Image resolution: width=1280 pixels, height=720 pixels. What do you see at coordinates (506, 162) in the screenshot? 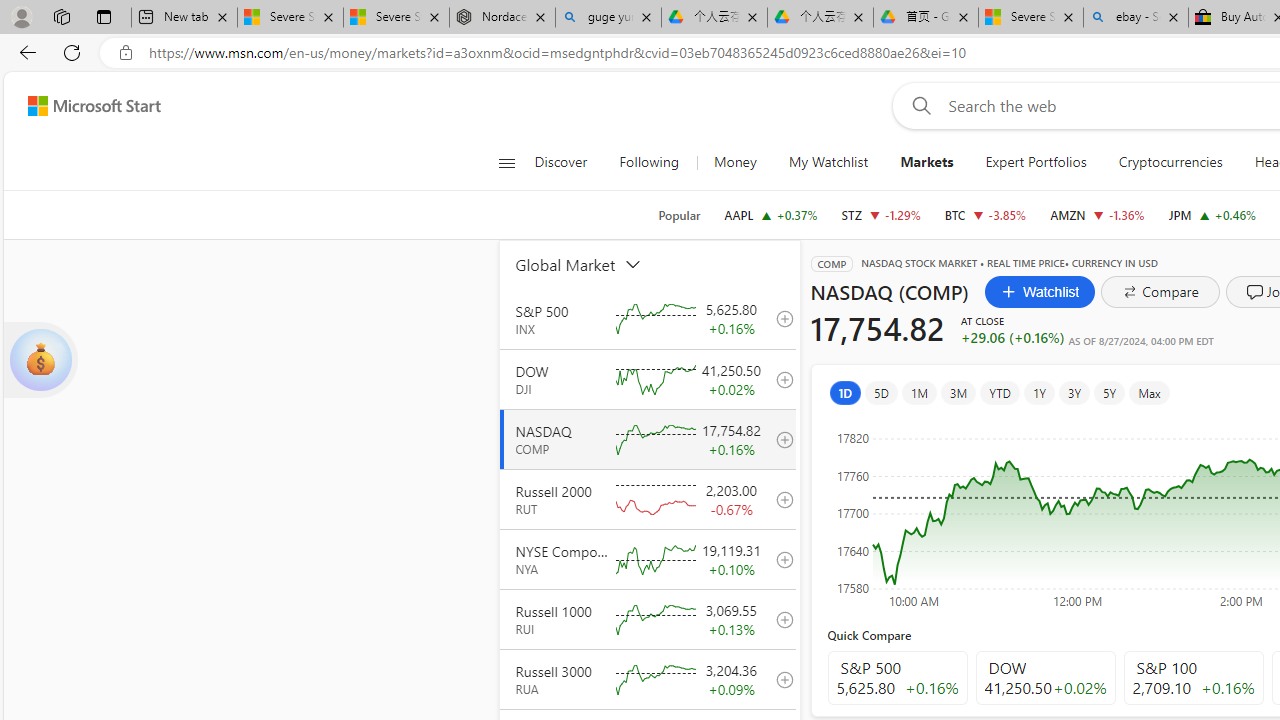
I see `'Class: button-glyph'` at bounding box center [506, 162].